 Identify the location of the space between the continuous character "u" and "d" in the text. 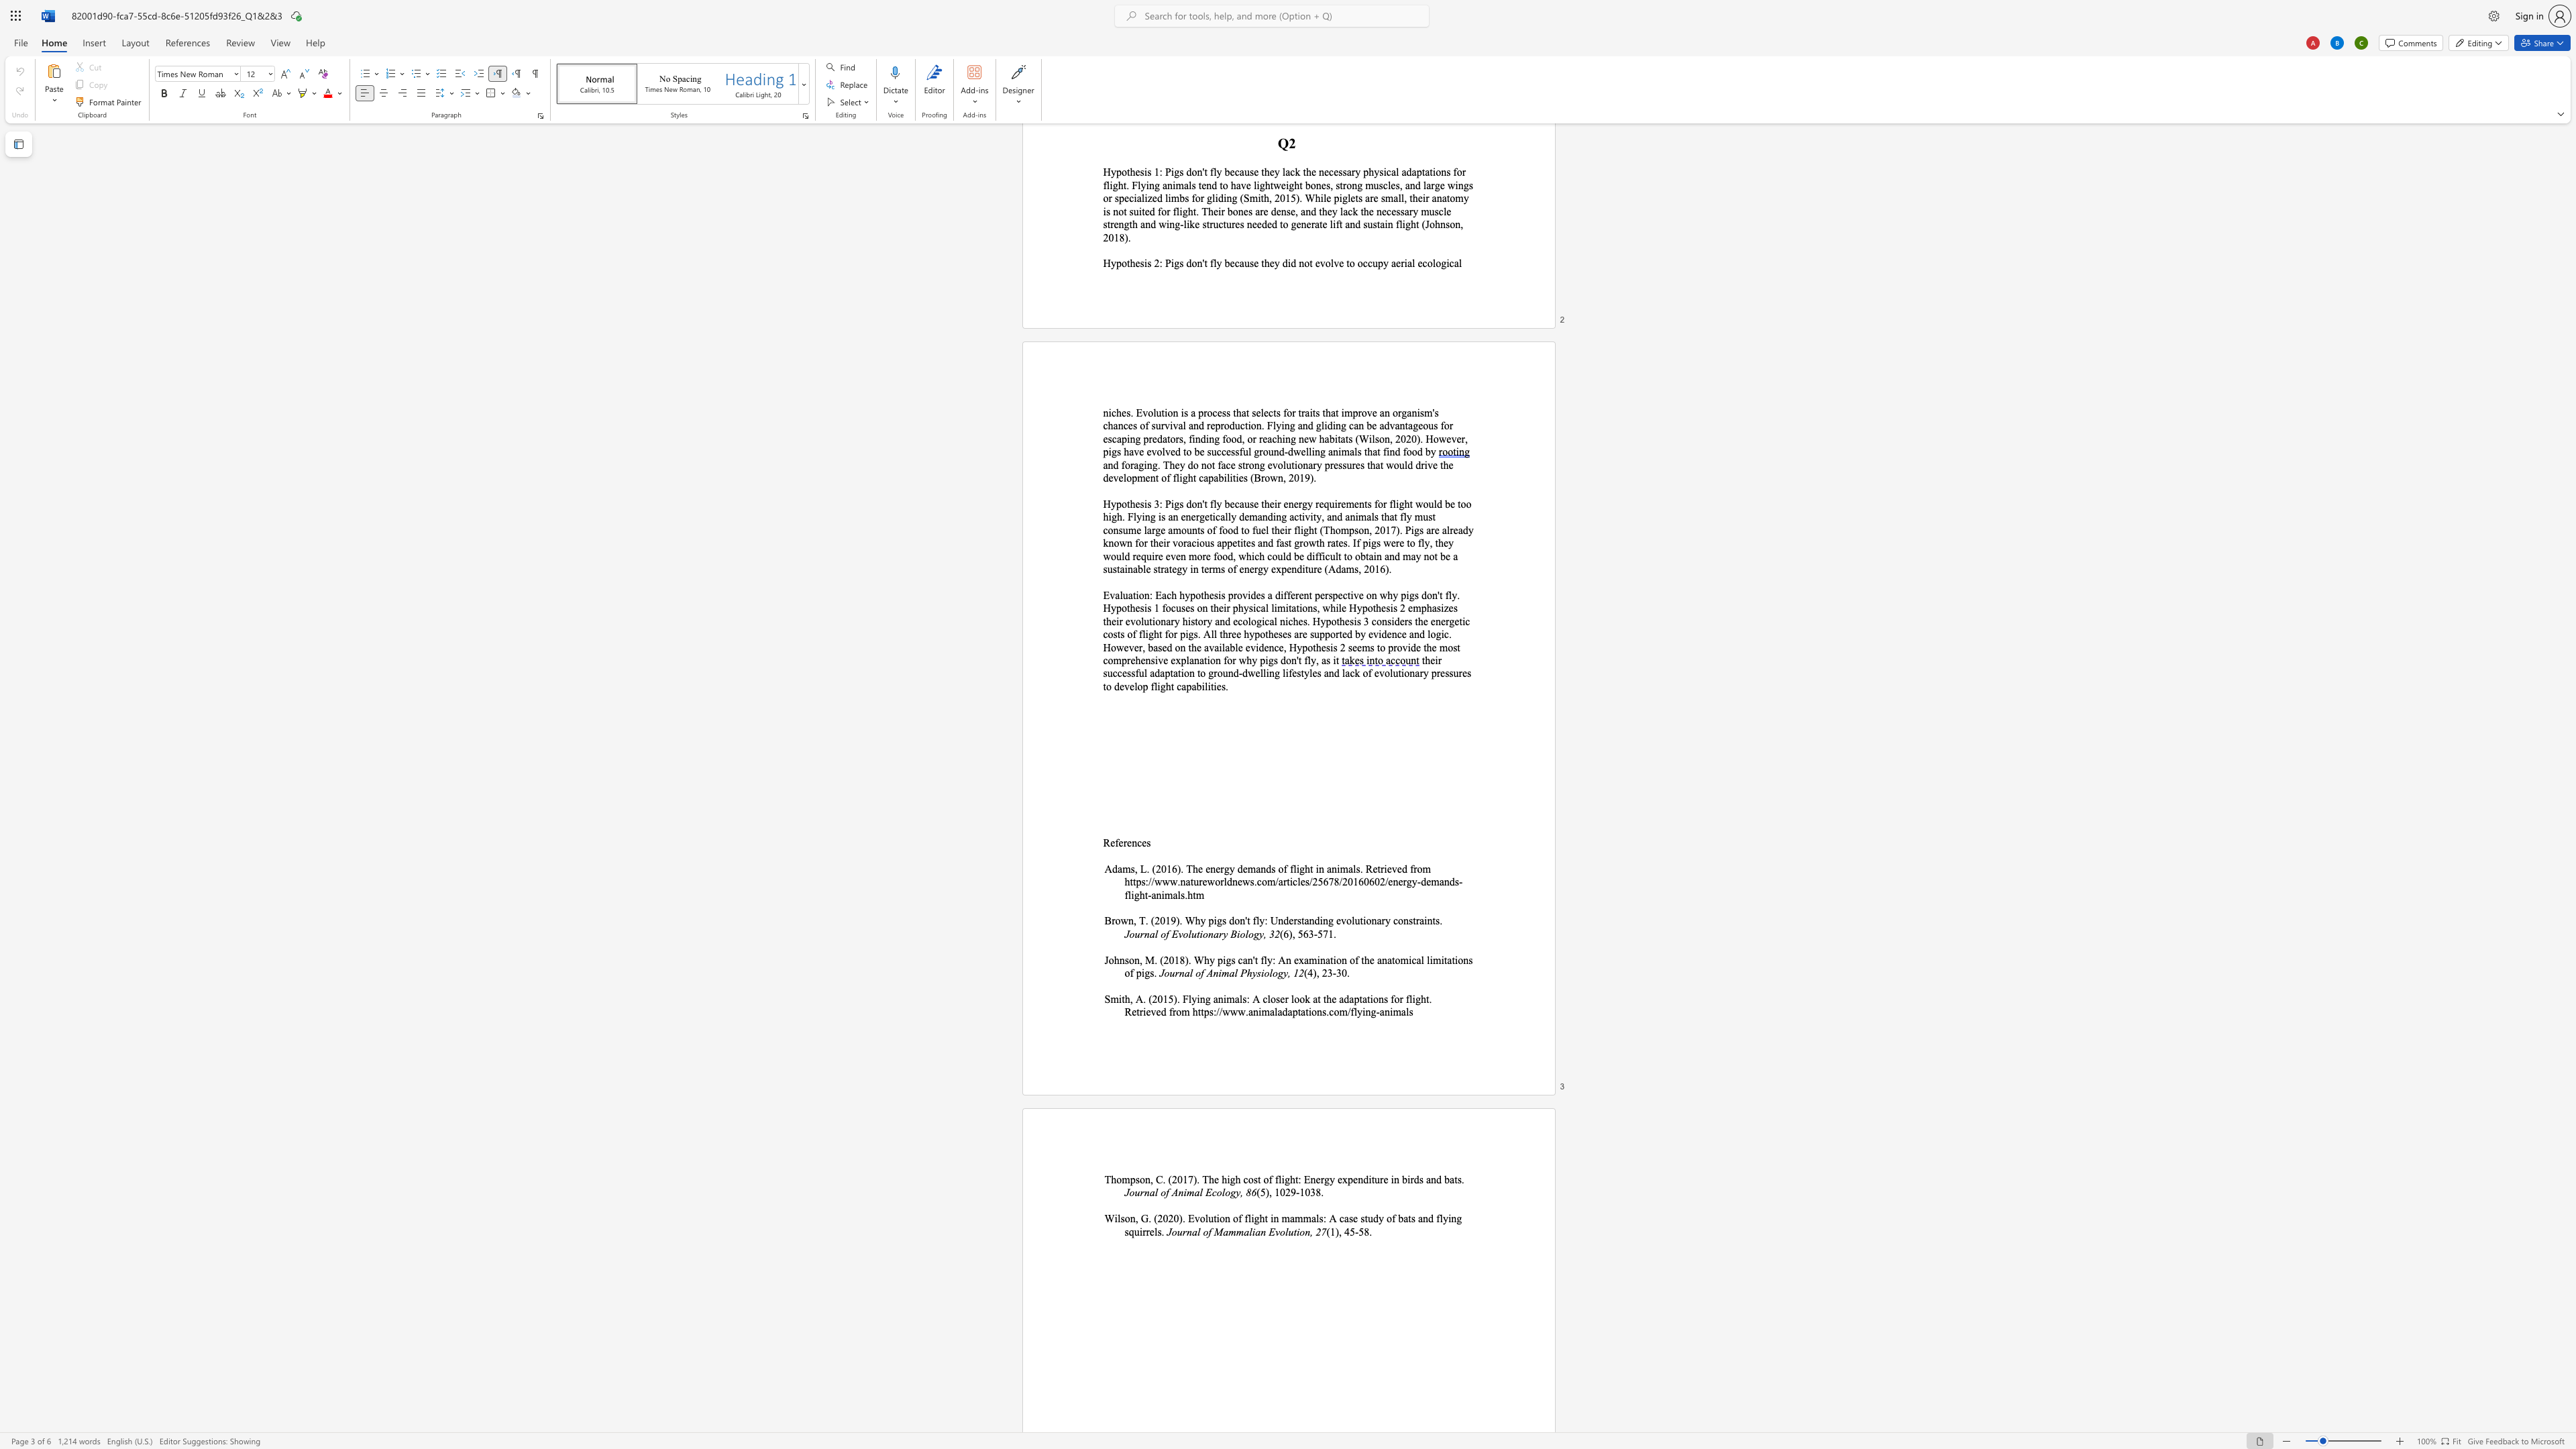
(1372, 1218).